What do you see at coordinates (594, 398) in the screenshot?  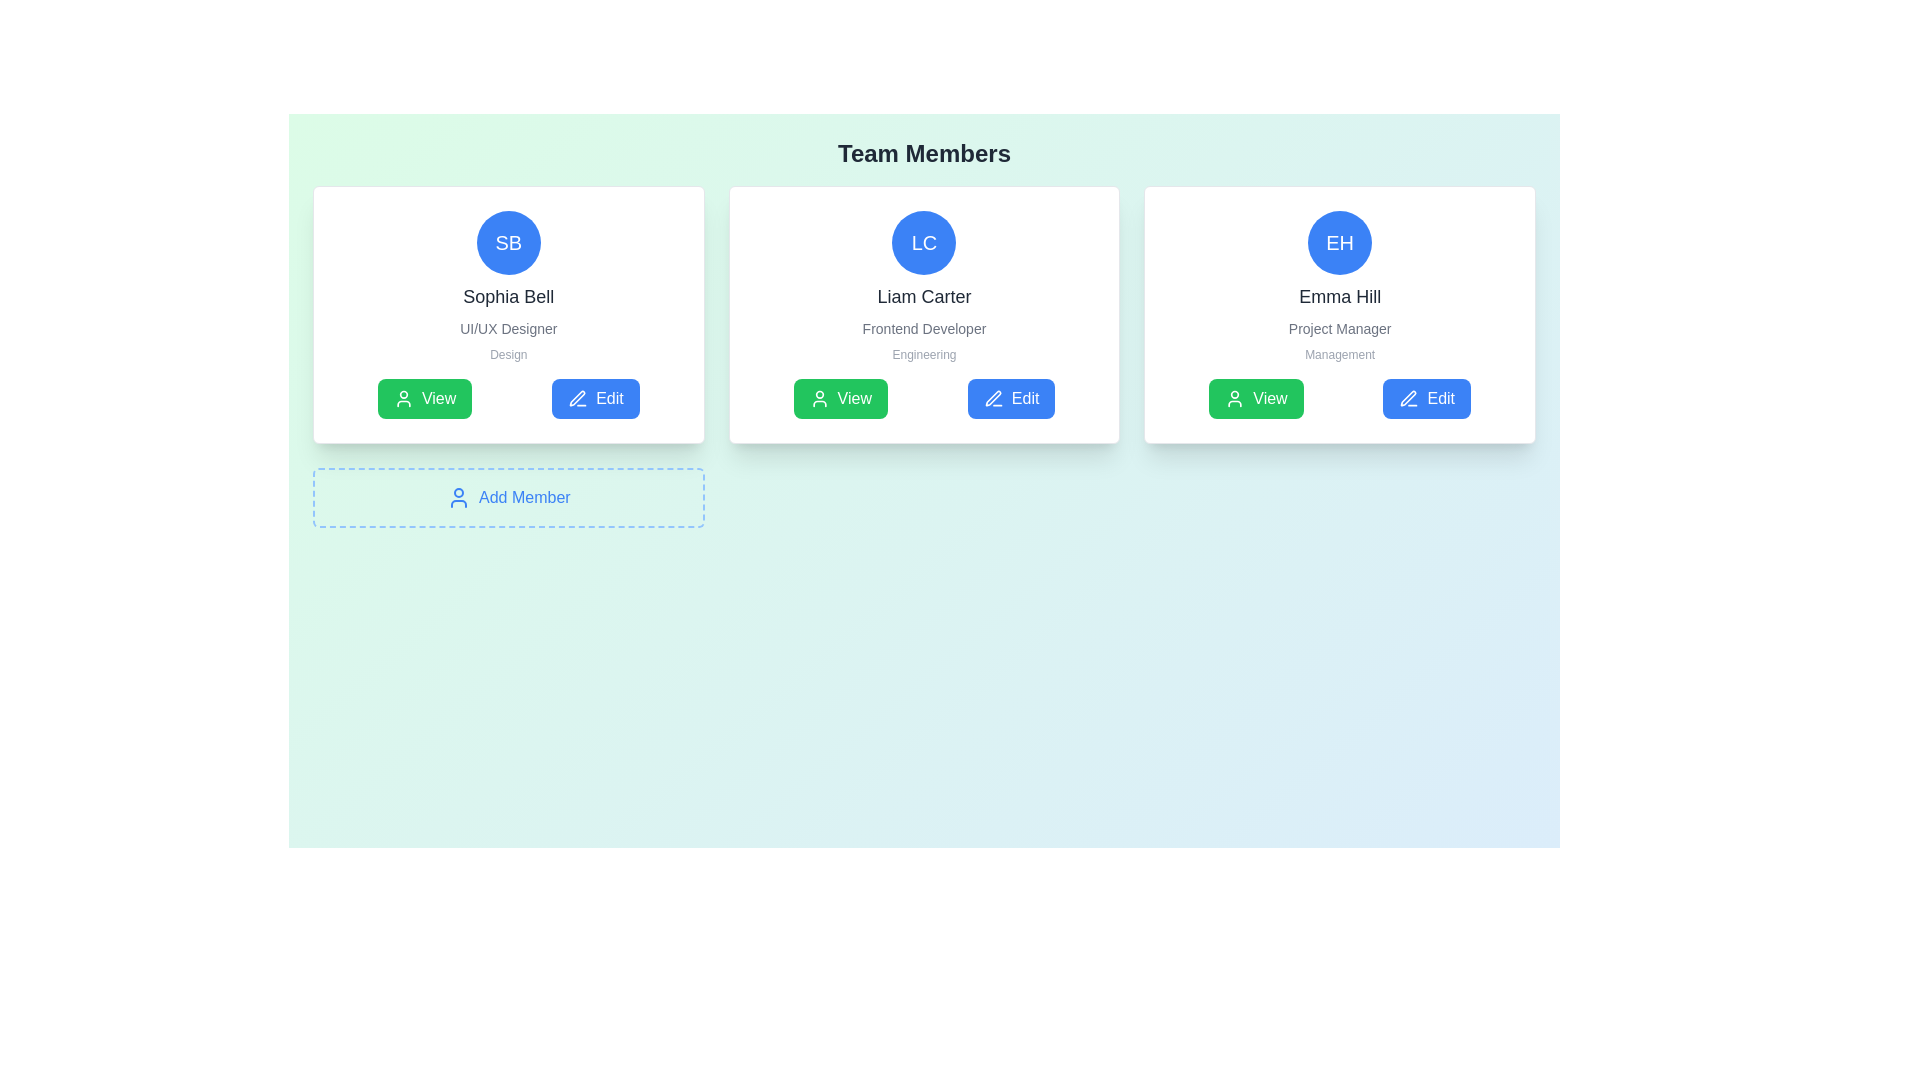 I see `the second button located at the bottom of the card for the team member 'Sophia Bell' to initiate editing of their details` at bounding box center [594, 398].